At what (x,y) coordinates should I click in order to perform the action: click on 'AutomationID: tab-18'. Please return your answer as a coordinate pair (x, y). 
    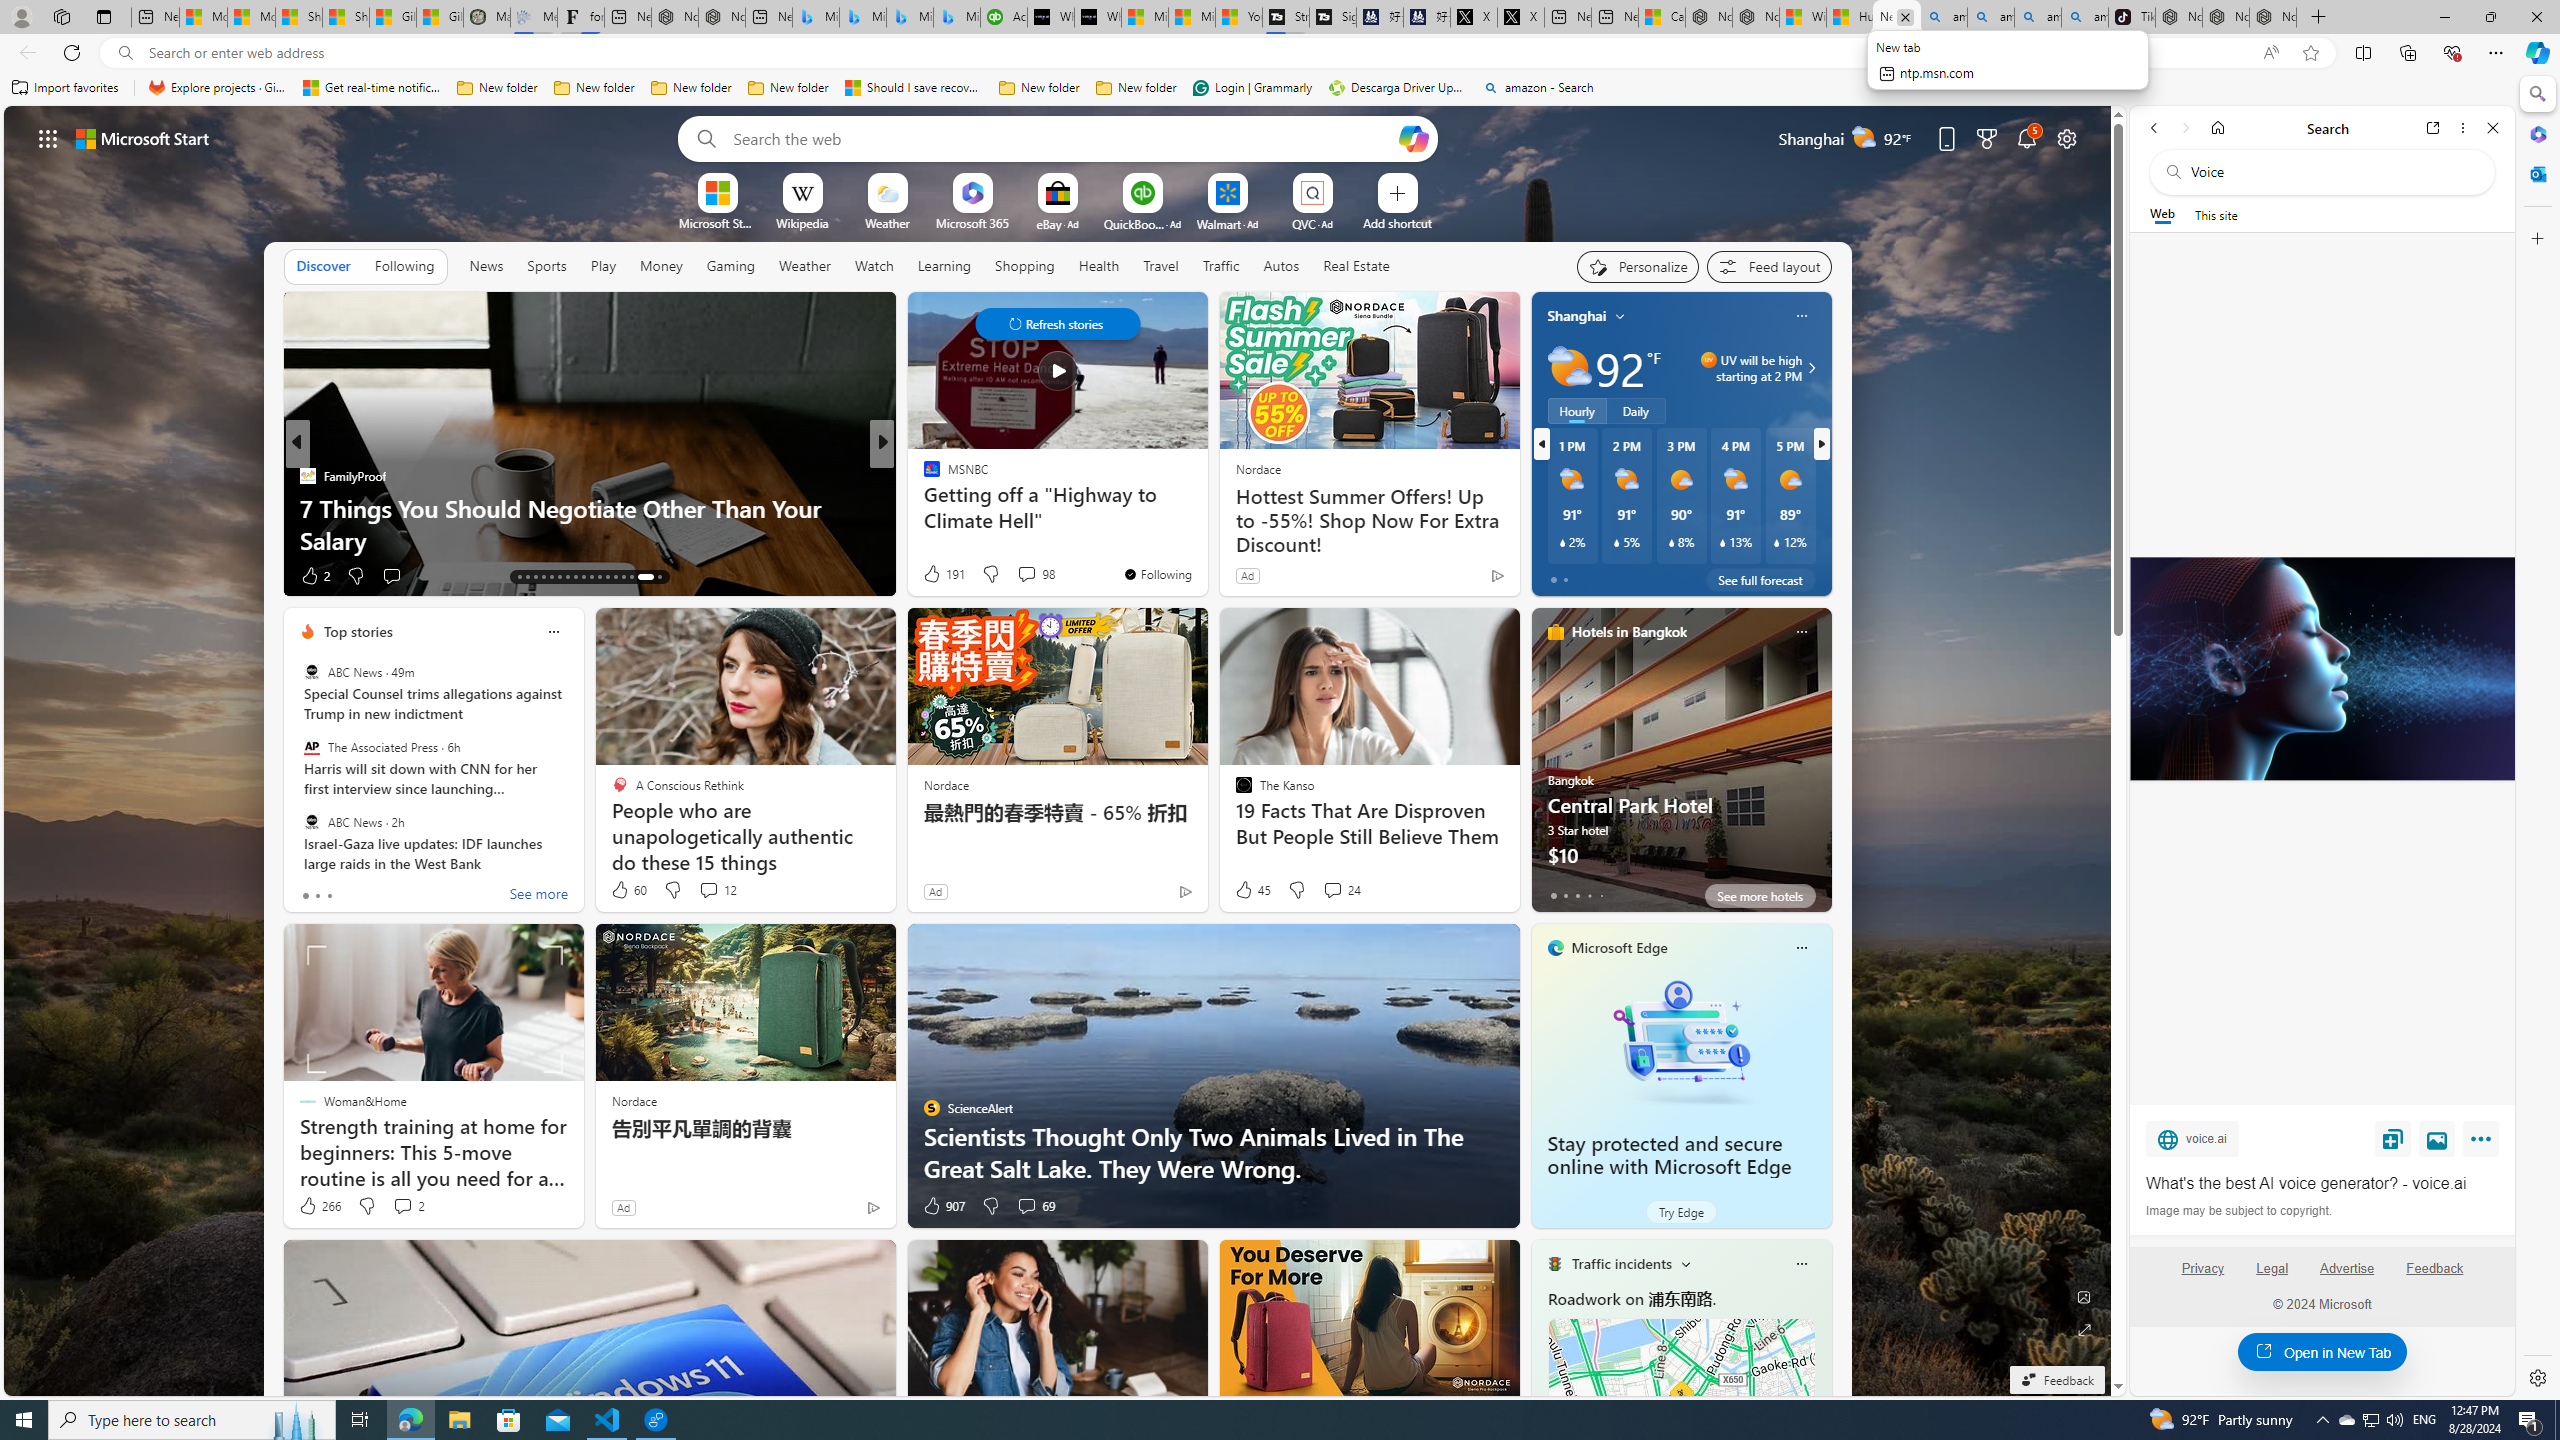
    Looking at the image, I should click on (558, 577).